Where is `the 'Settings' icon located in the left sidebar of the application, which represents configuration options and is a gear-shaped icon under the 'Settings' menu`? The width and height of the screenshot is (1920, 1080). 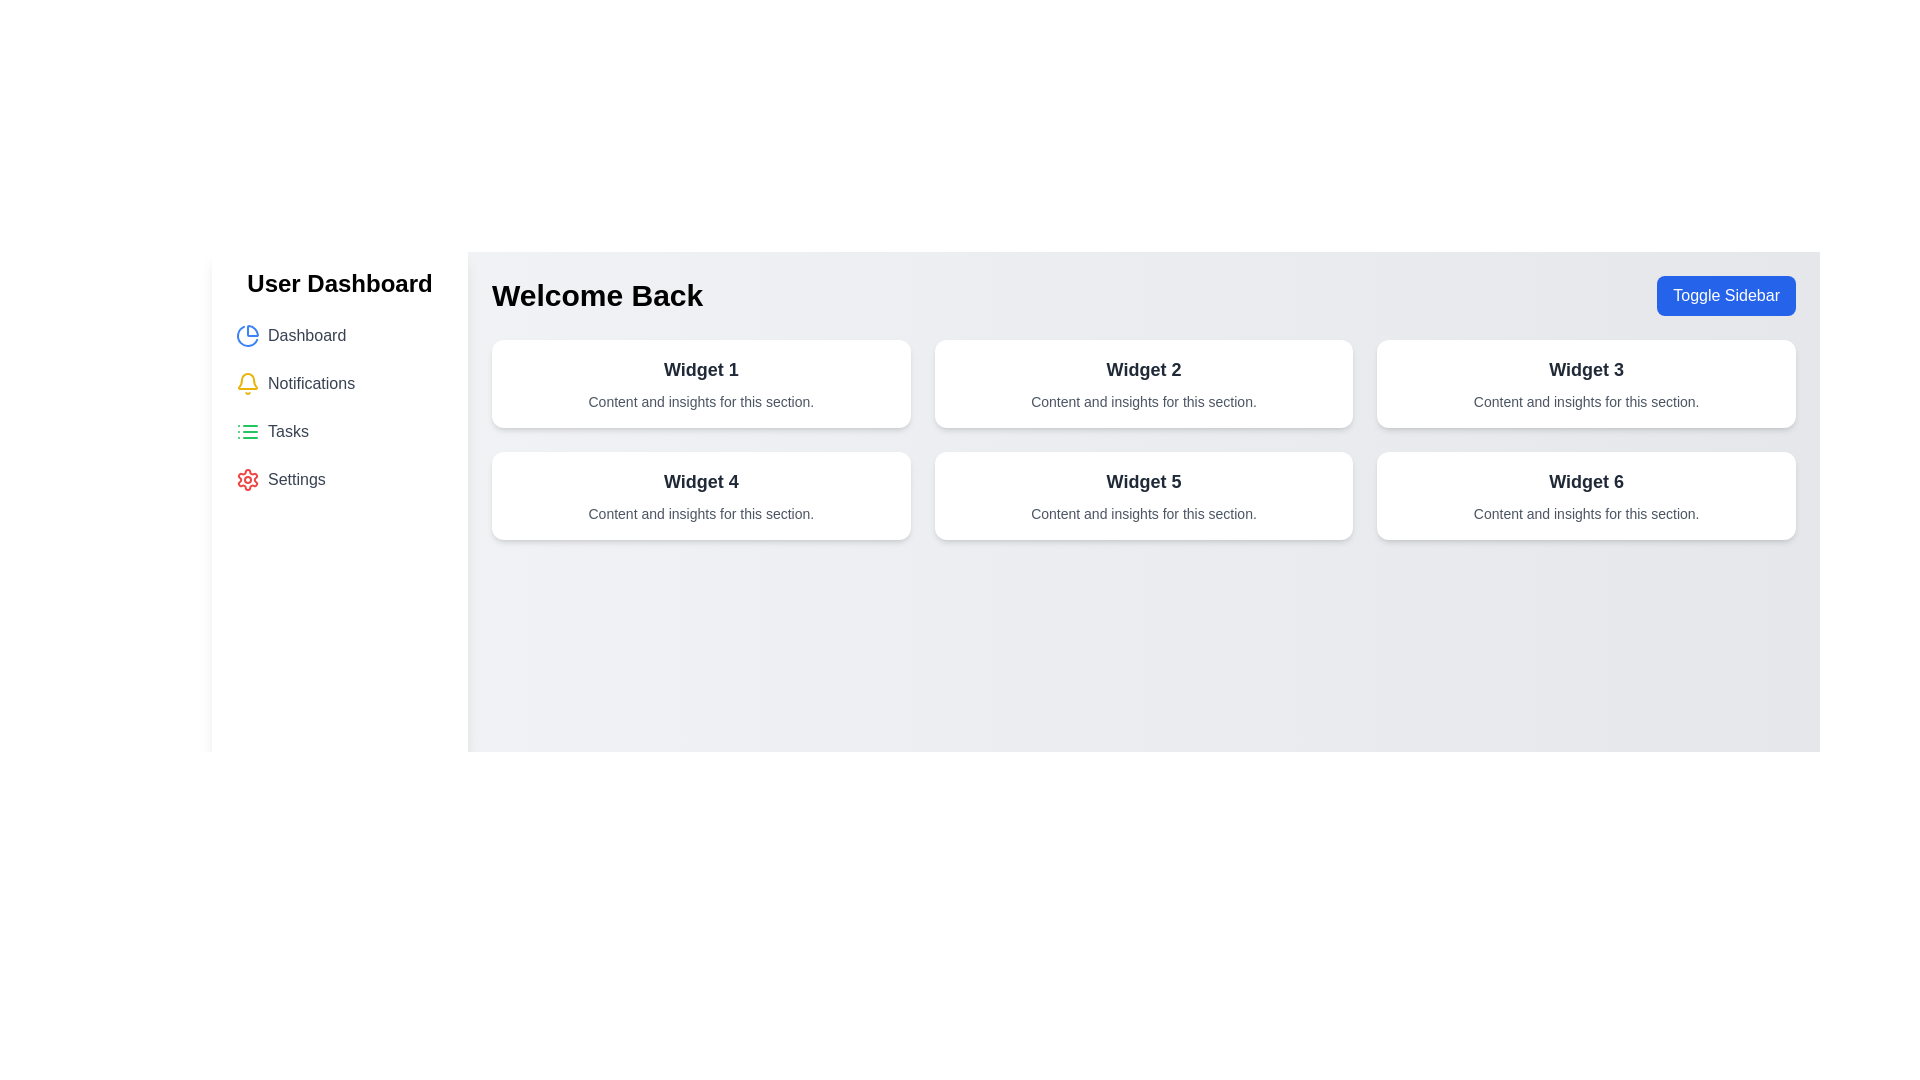 the 'Settings' icon located in the left sidebar of the application, which represents configuration options and is a gear-shaped icon under the 'Settings' menu is located at coordinates (247, 479).